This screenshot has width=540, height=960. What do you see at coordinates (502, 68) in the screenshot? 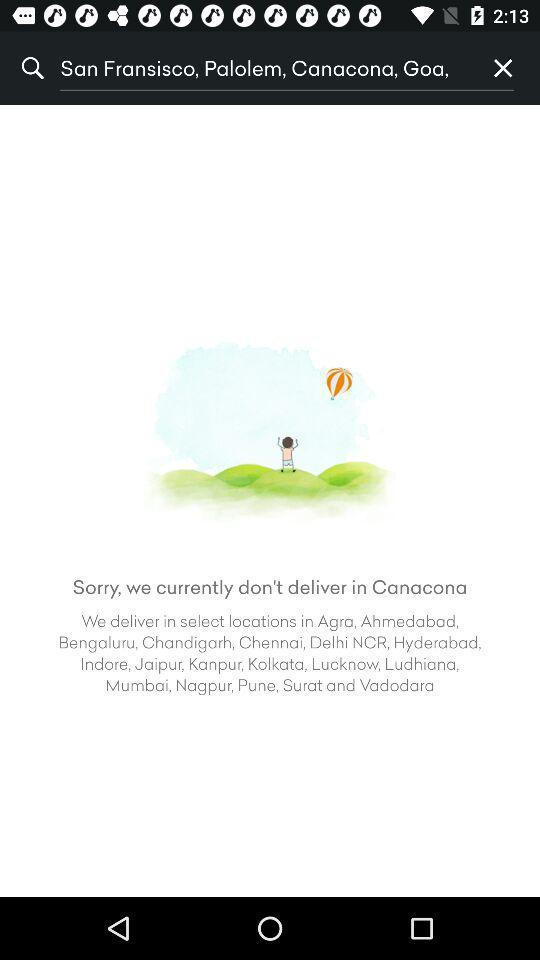
I see `the icon at the top right corner` at bounding box center [502, 68].